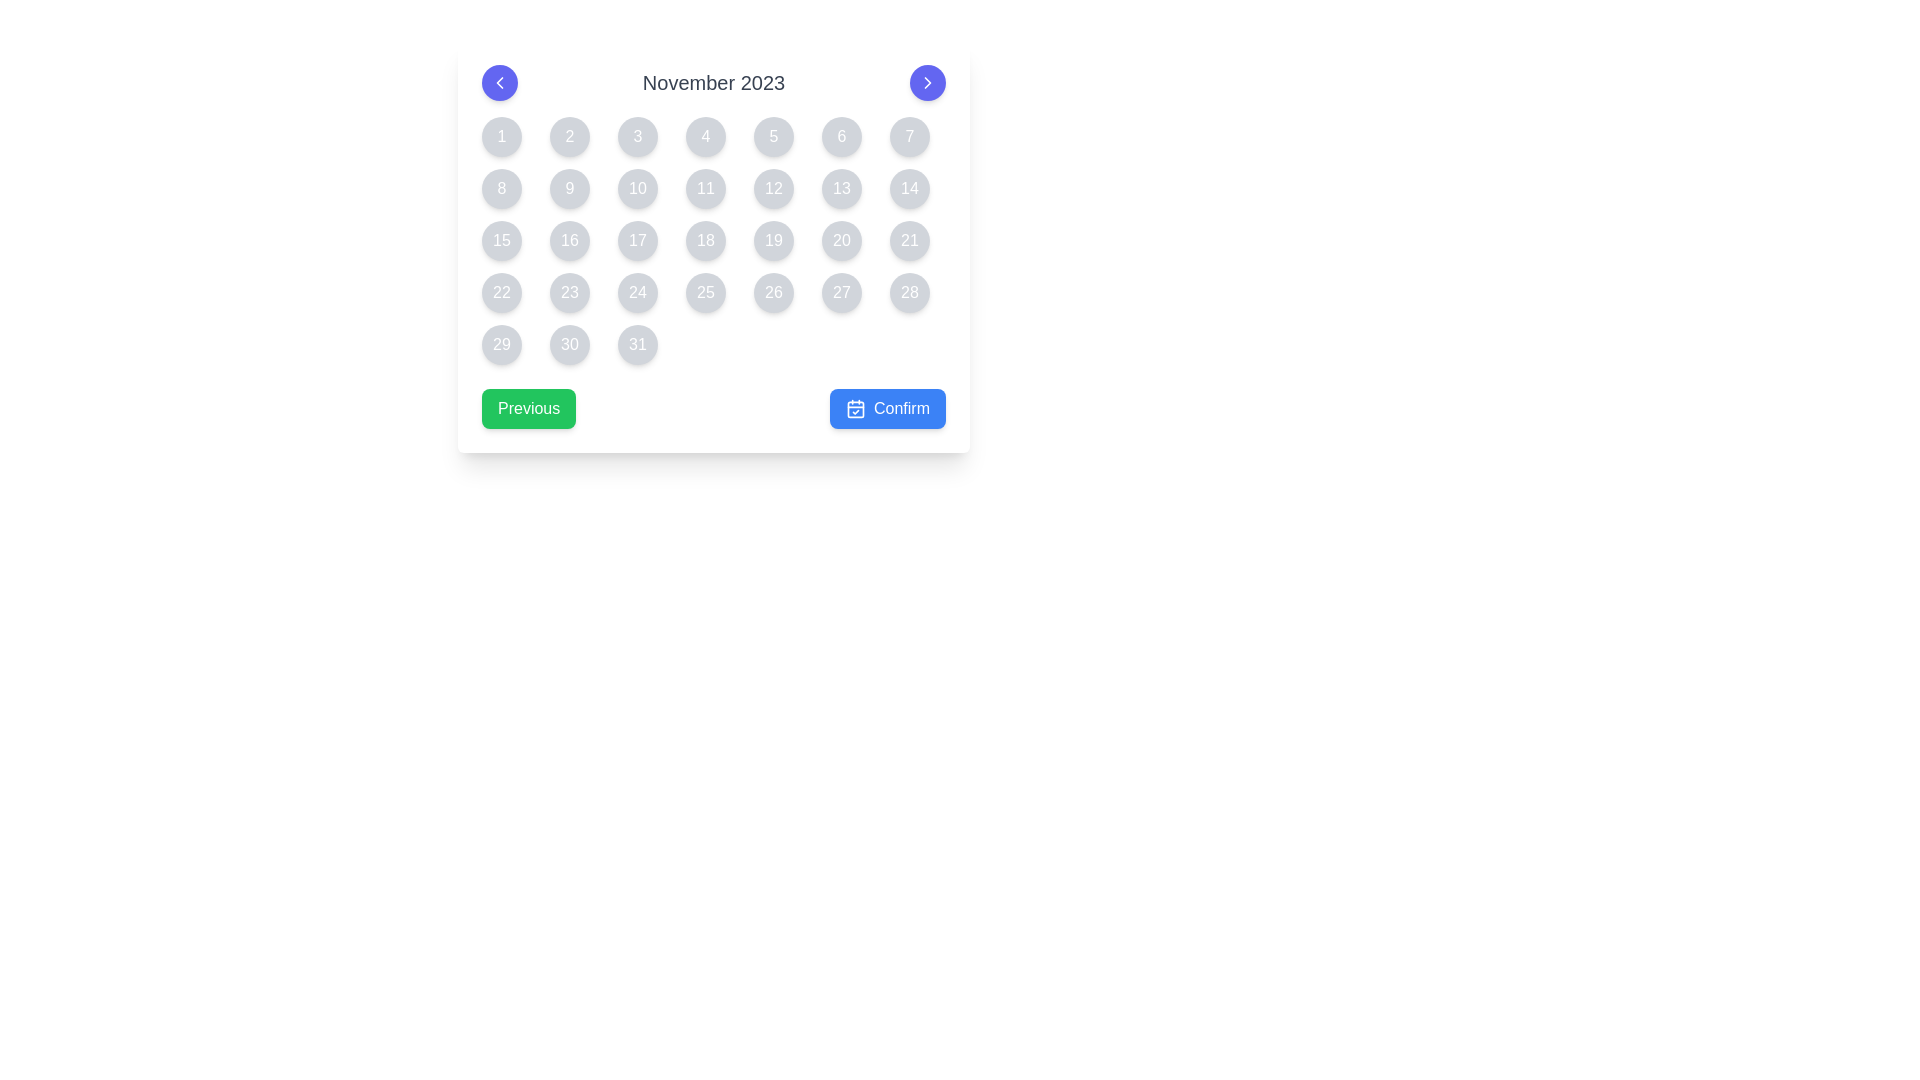 The image size is (1920, 1080). Describe the element at coordinates (909, 293) in the screenshot. I see `the circular button labeled '28' in the calendar grid` at that location.